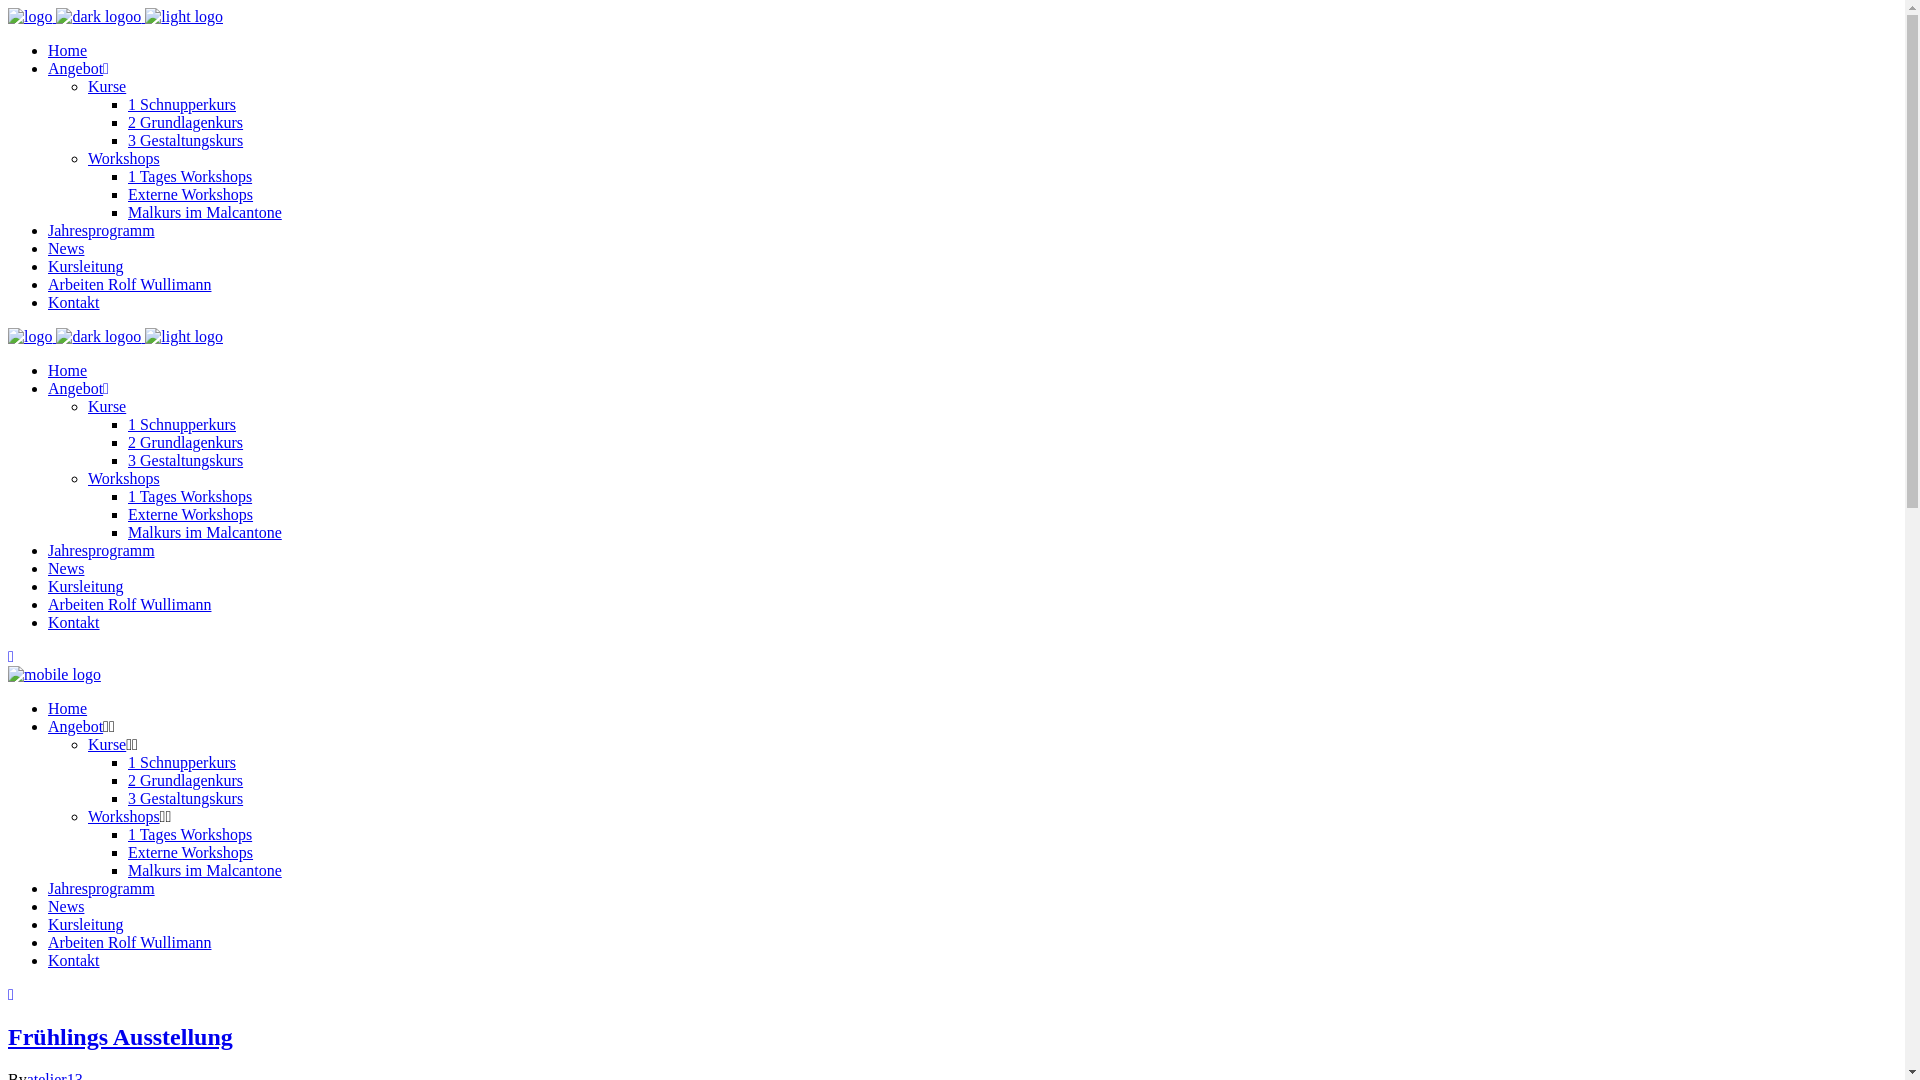 The height and width of the screenshot is (1080, 1920). Describe the element at coordinates (182, 762) in the screenshot. I see `'1 Schnupperkurs'` at that location.